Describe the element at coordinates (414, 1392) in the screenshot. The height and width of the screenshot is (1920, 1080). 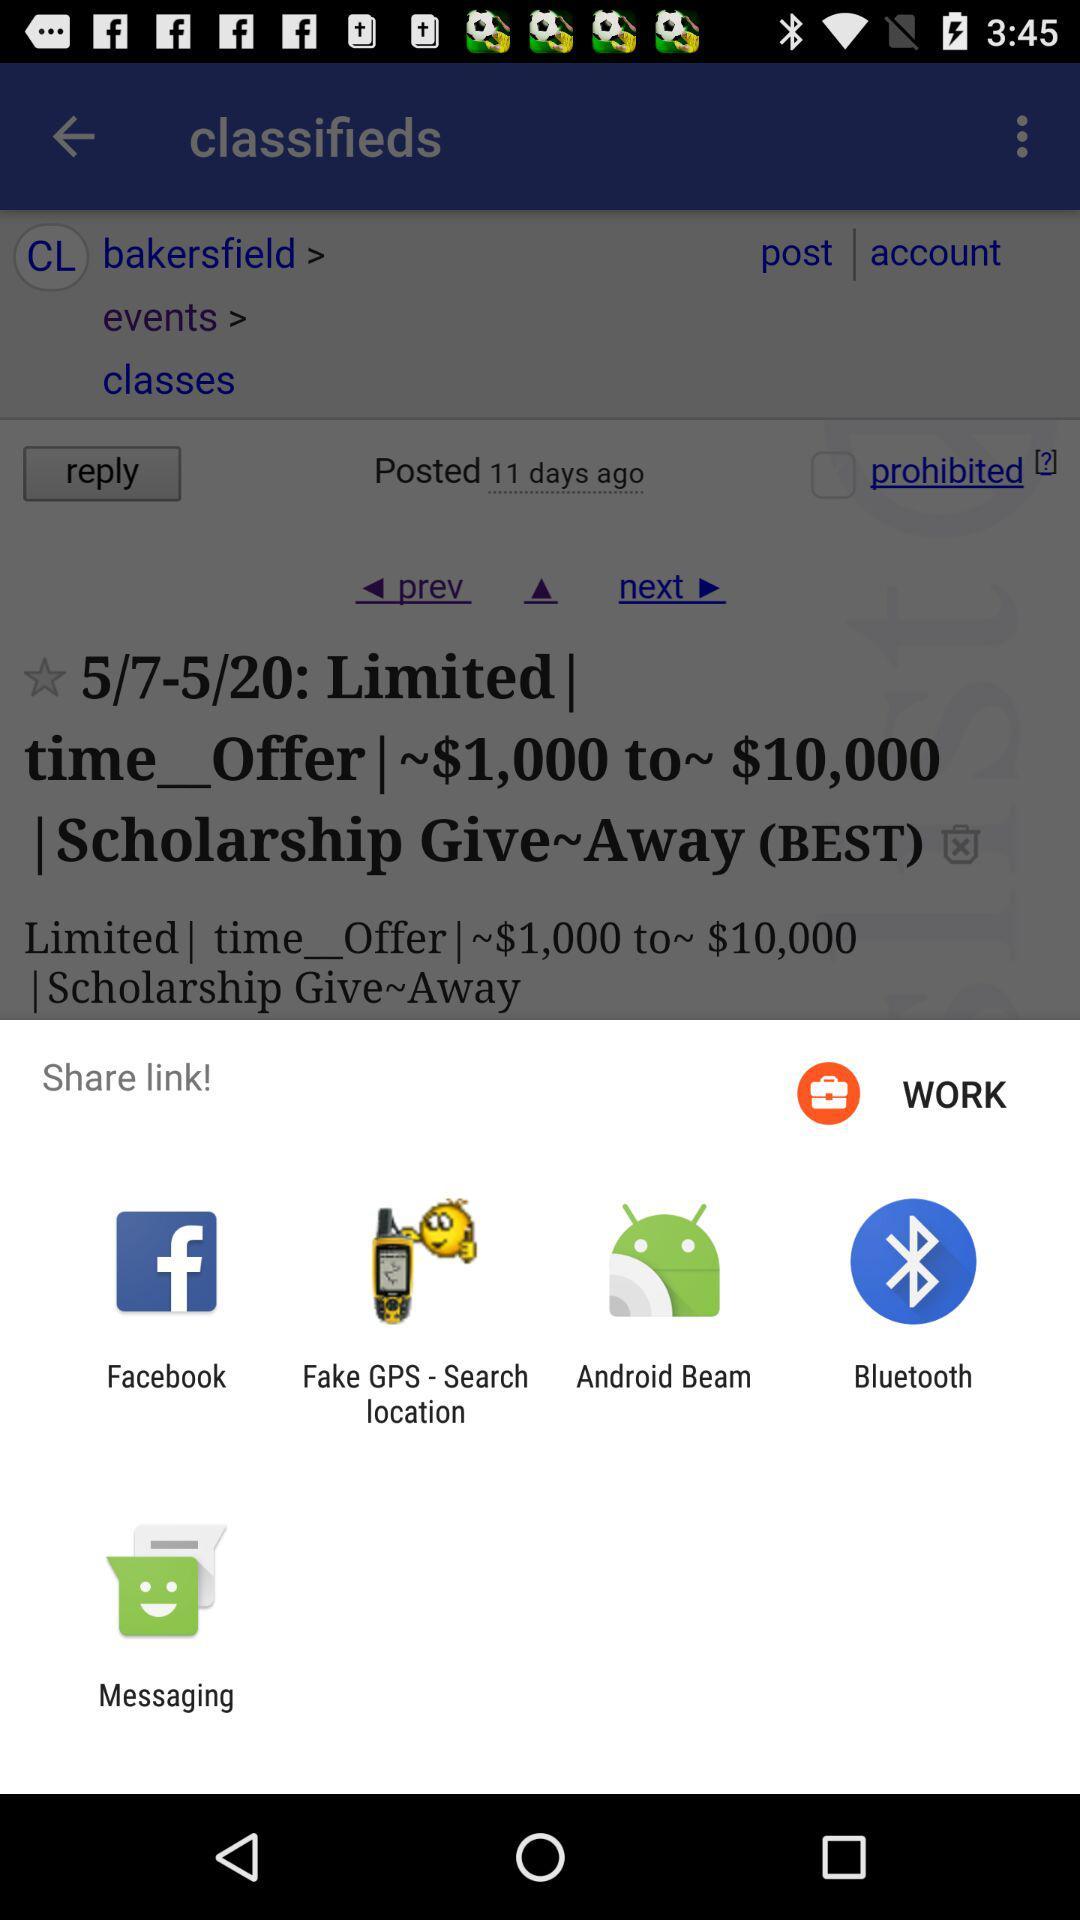
I see `the app to the right of the facebook item` at that location.